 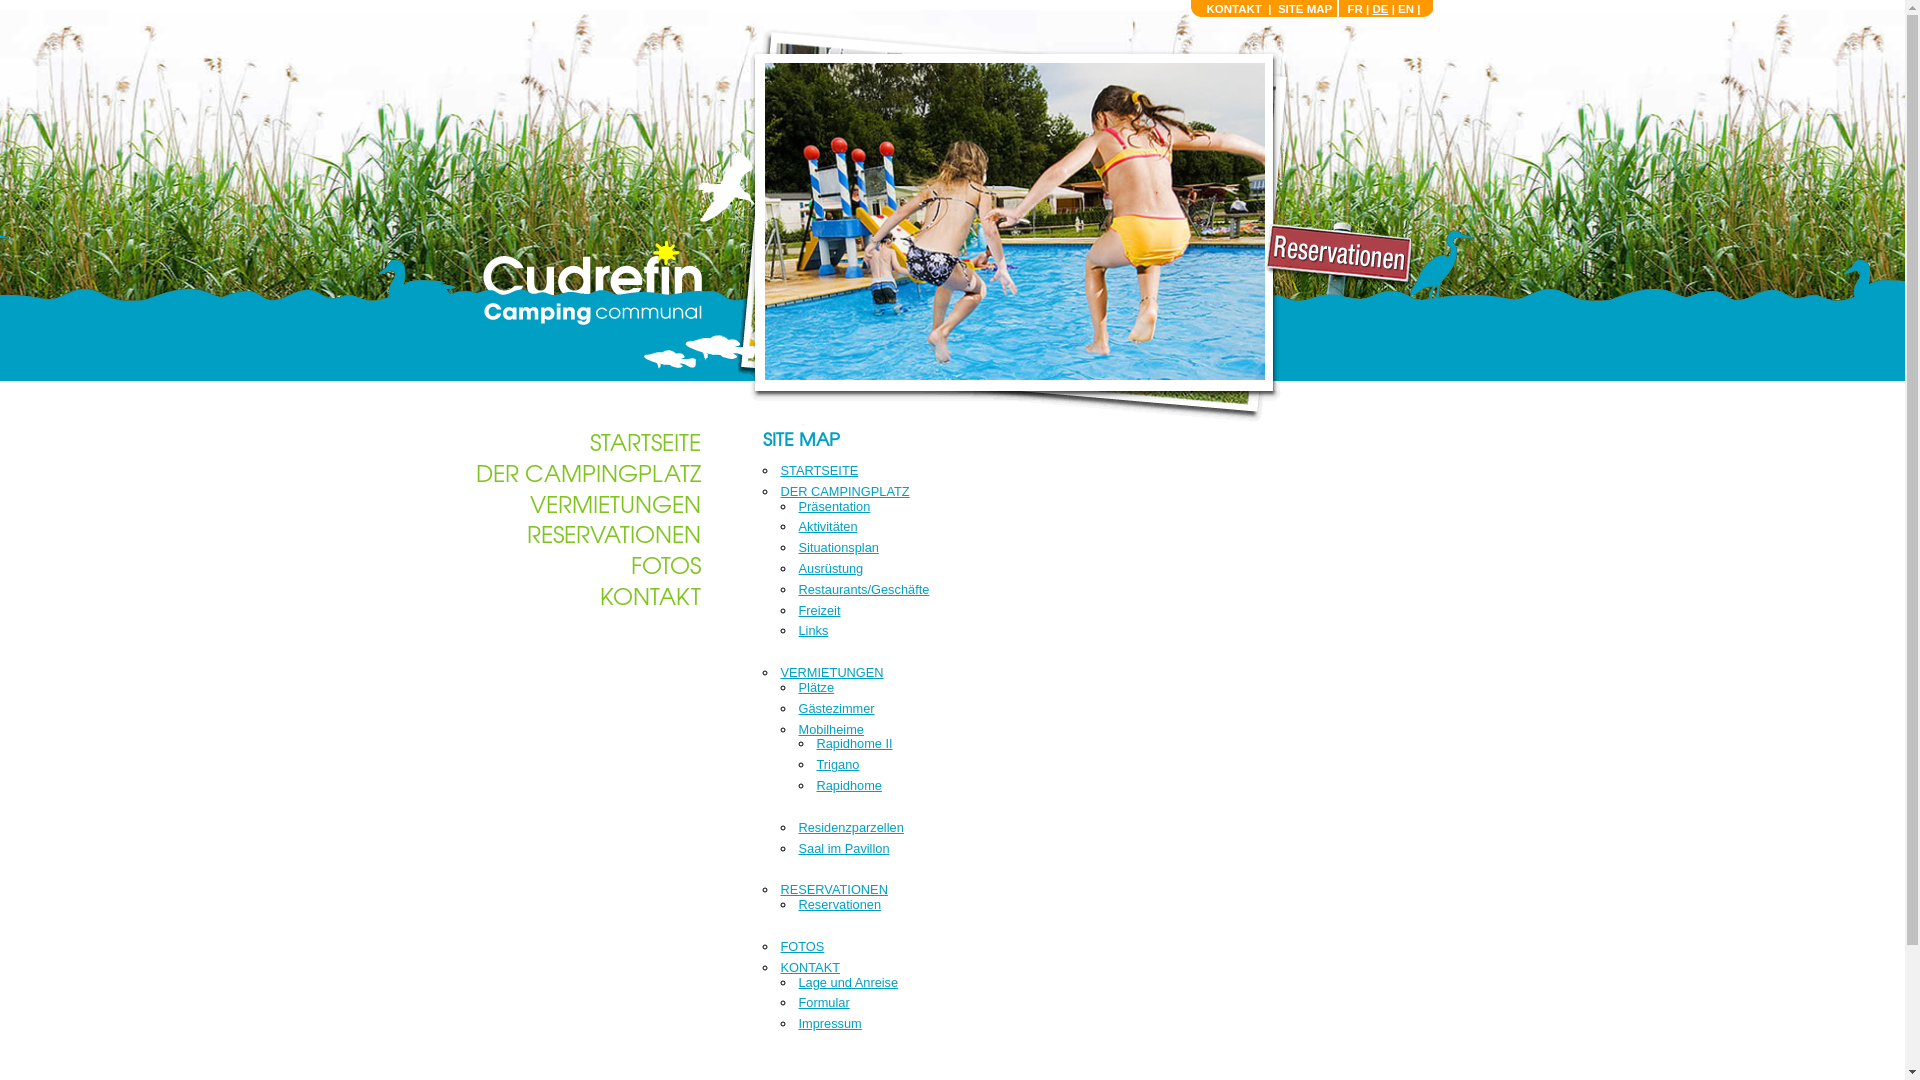 What do you see at coordinates (1405, 8) in the screenshot?
I see `'EN'` at bounding box center [1405, 8].